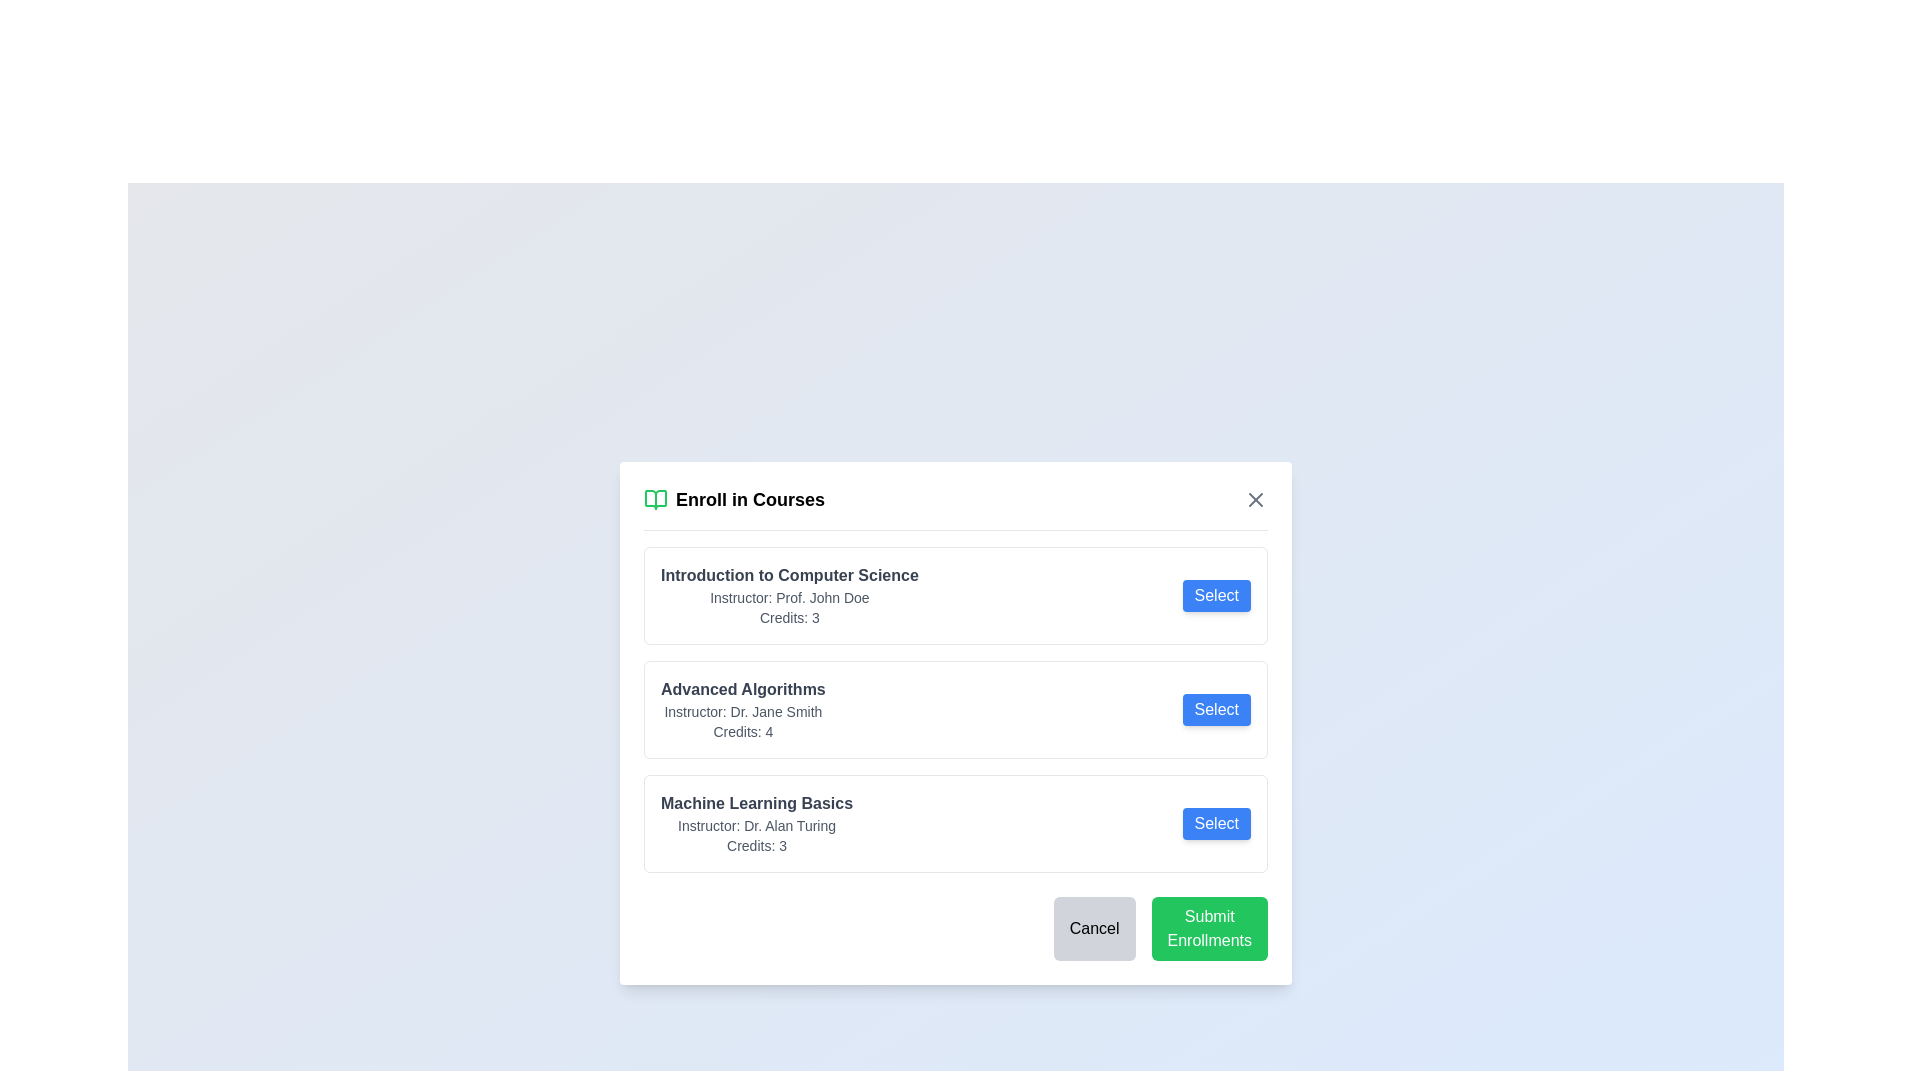 This screenshot has width=1920, height=1080. Describe the element at coordinates (1255, 497) in the screenshot. I see `the close button located in the top-right corner of the modal` at that location.